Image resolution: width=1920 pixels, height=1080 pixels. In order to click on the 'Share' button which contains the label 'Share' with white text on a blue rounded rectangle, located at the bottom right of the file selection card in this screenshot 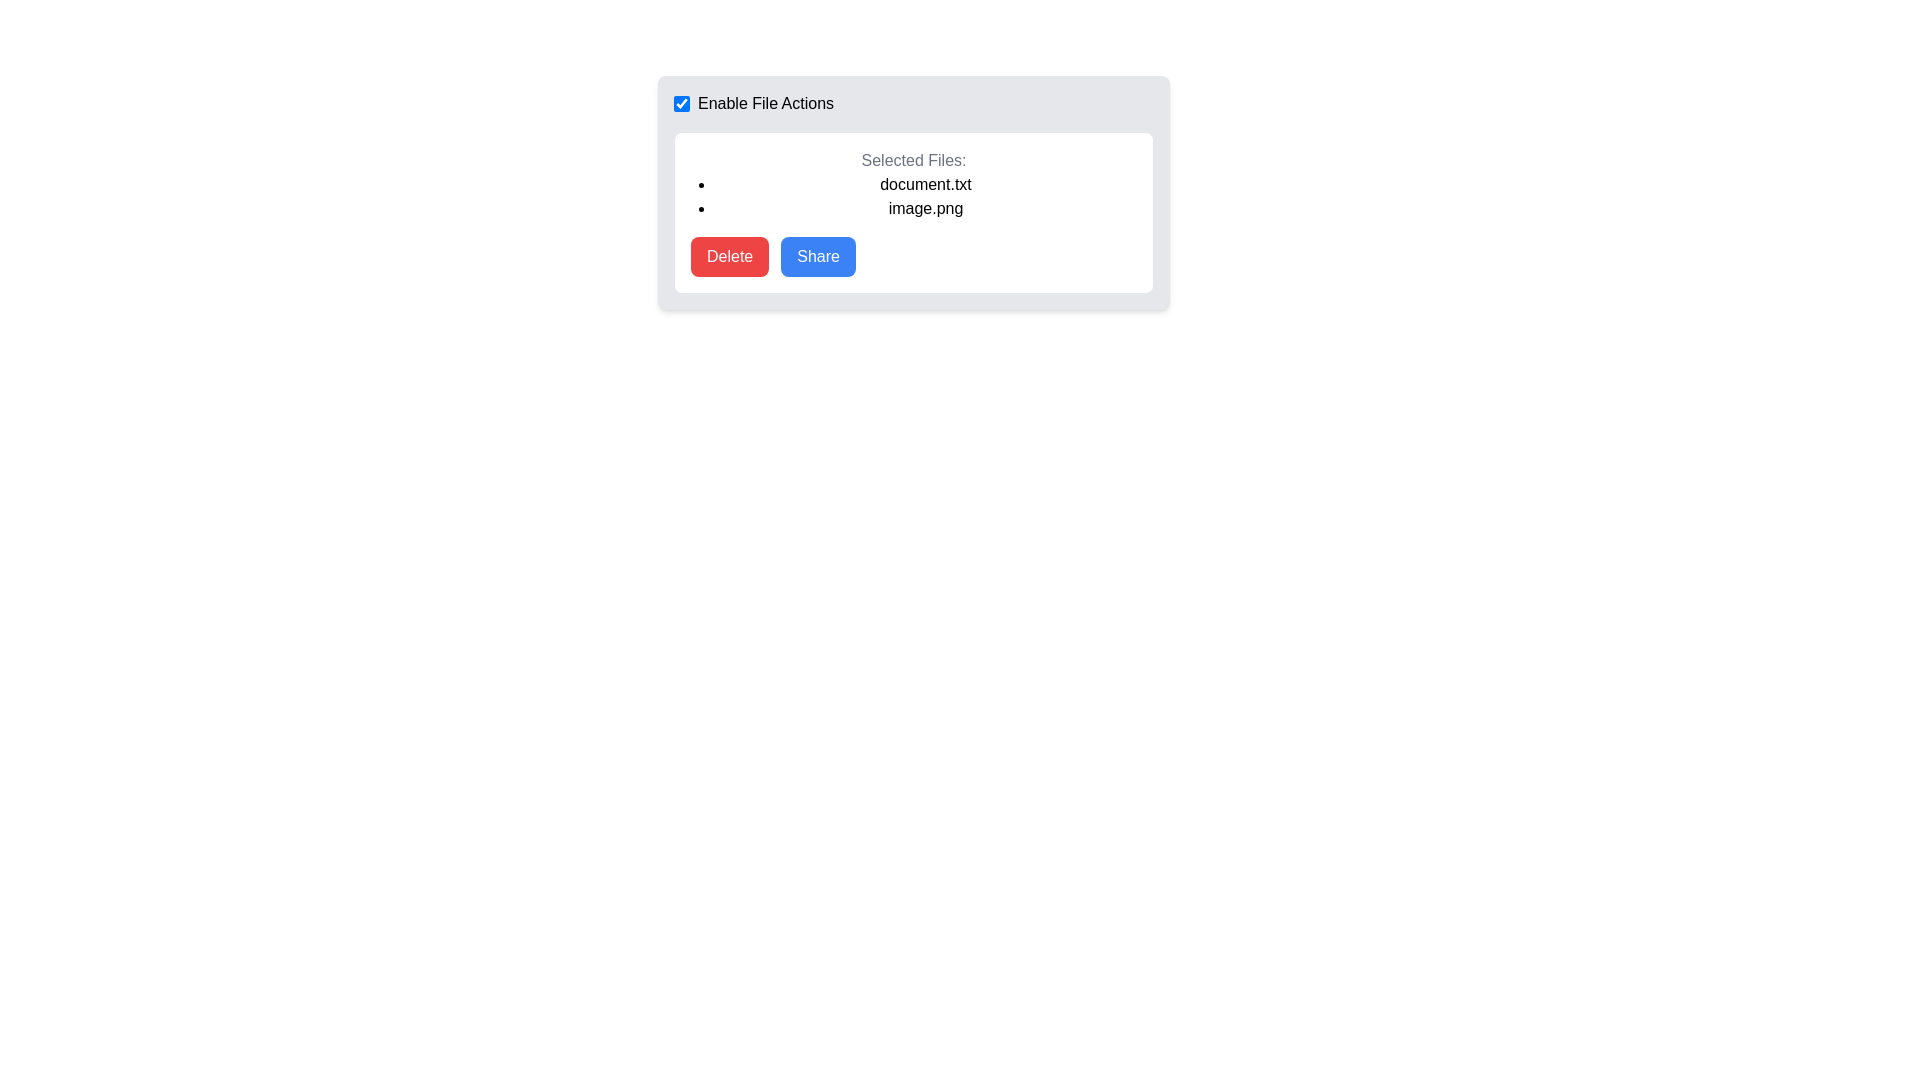, I will do `click(818, 256)`.